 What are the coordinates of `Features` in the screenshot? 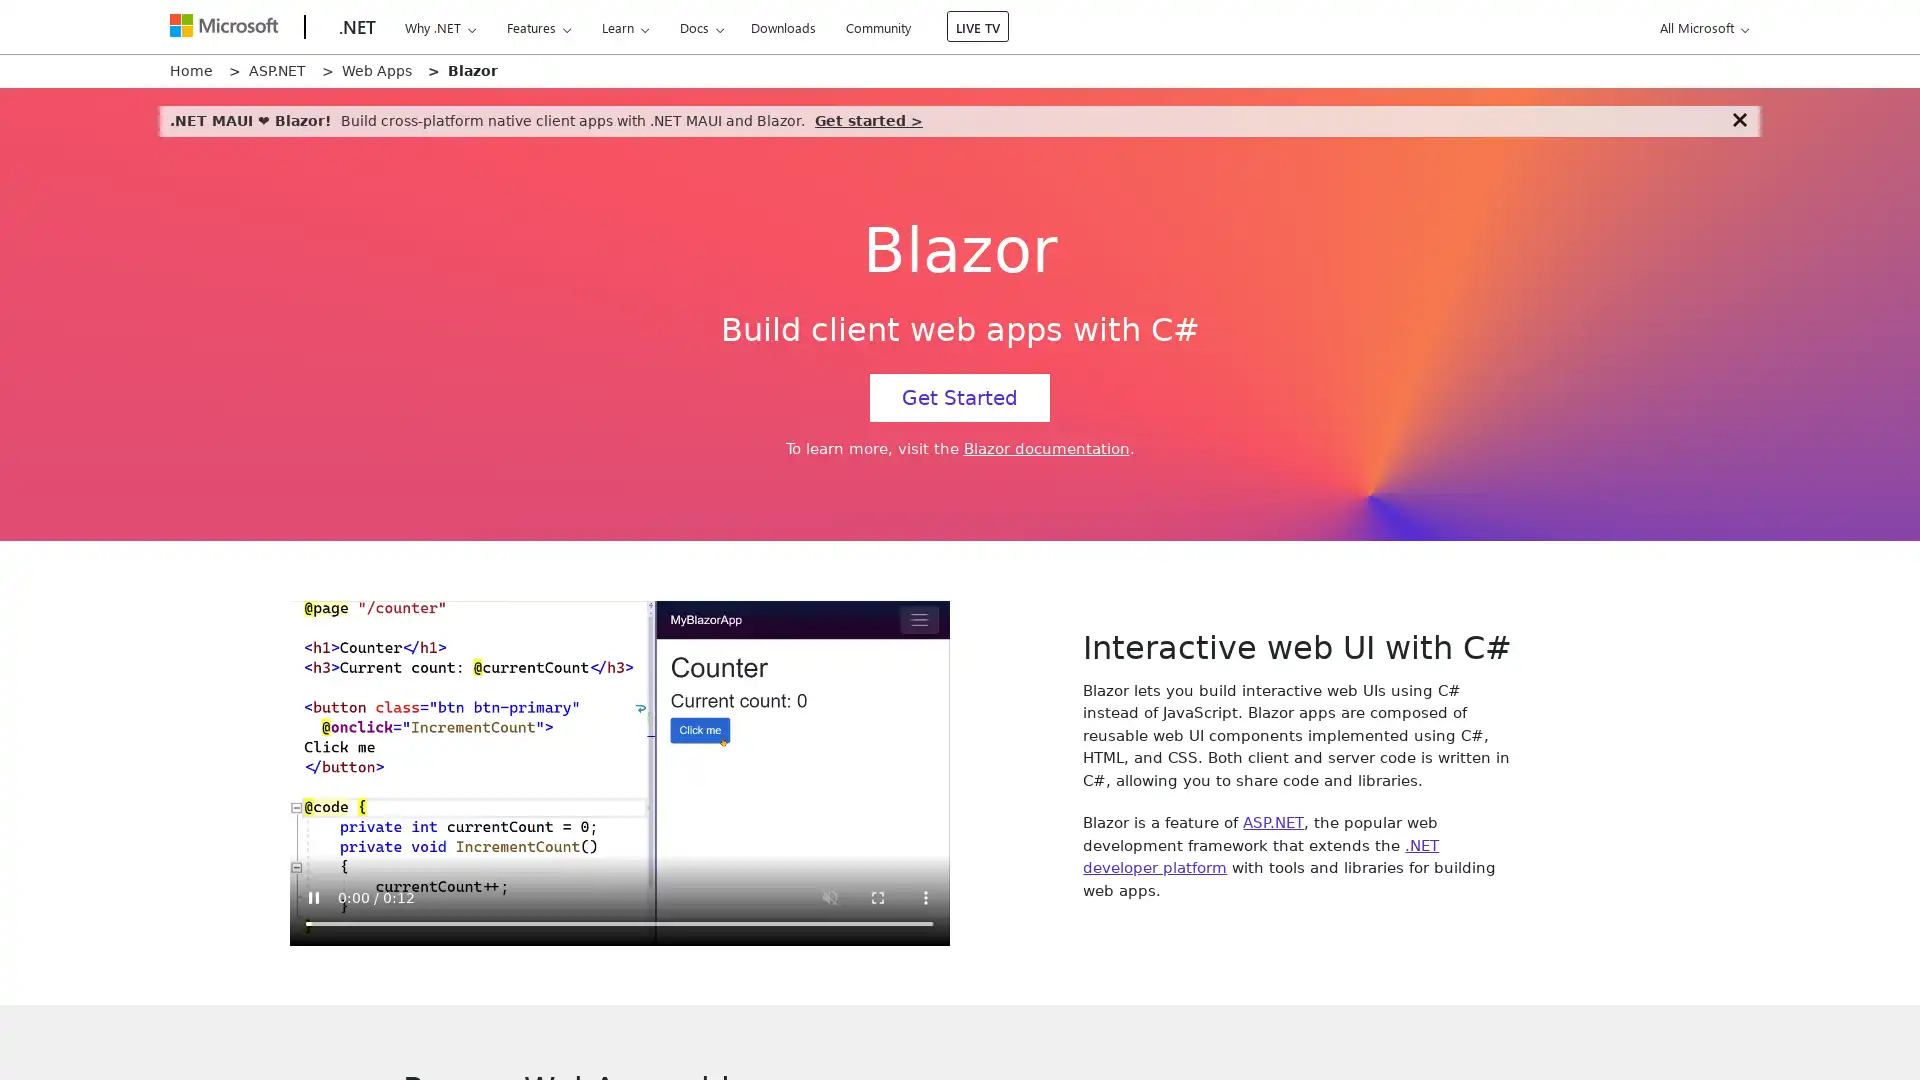 It's located at (538, 27).